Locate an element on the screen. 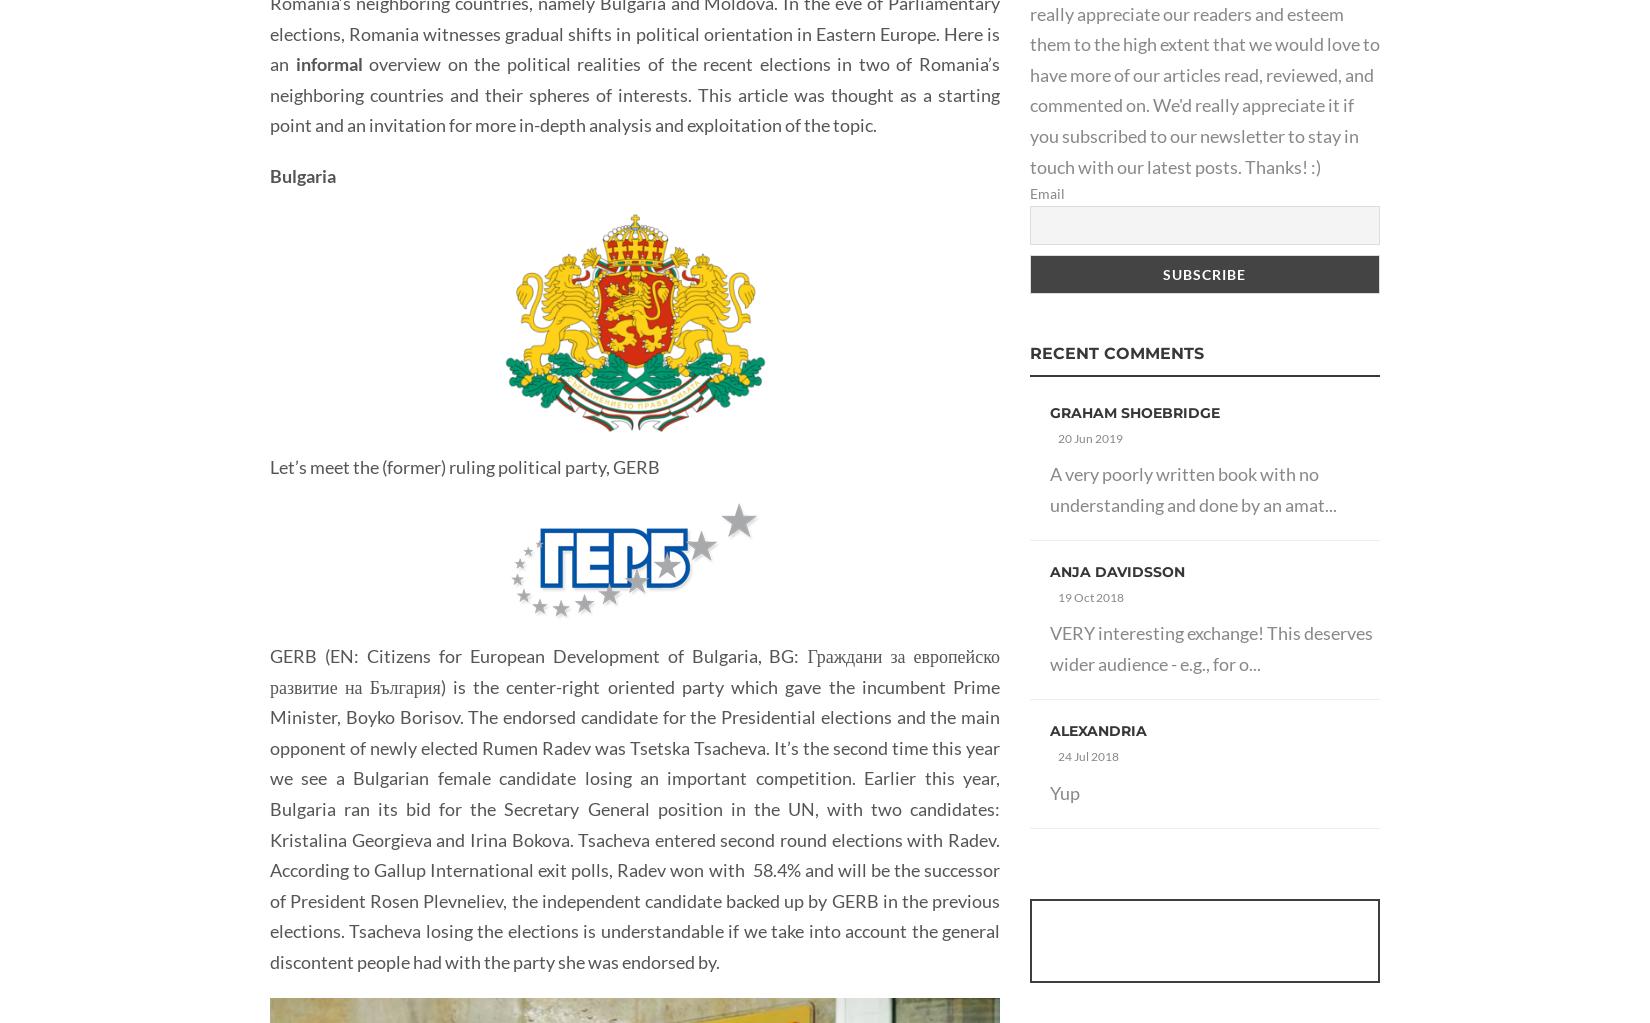 This screenshot has height=1023, width=1650. '24 Jul 2018' is located at coordinates (1088, 755).